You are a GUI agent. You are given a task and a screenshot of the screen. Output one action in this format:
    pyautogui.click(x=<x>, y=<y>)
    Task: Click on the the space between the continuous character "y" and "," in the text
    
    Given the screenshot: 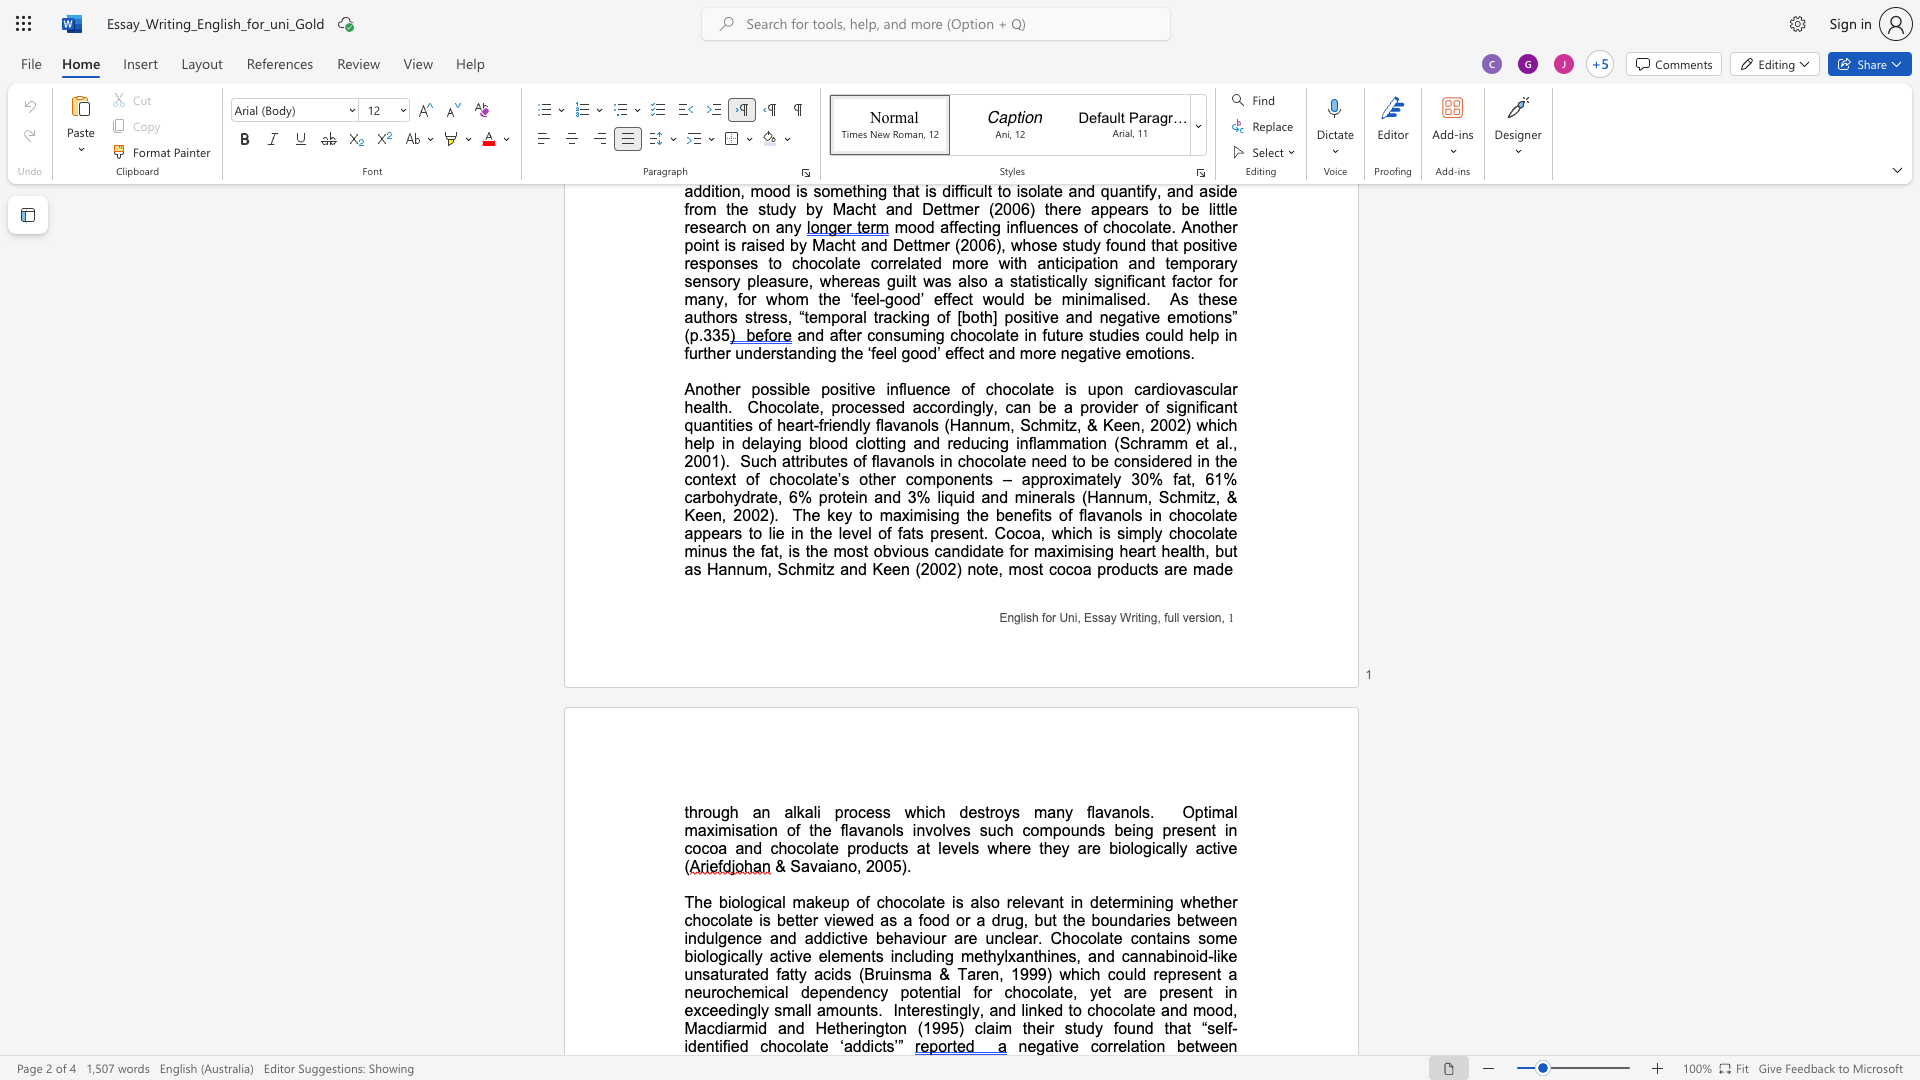 What is the action you would take?
    pyautogui.click(x=978, y=1010)
    